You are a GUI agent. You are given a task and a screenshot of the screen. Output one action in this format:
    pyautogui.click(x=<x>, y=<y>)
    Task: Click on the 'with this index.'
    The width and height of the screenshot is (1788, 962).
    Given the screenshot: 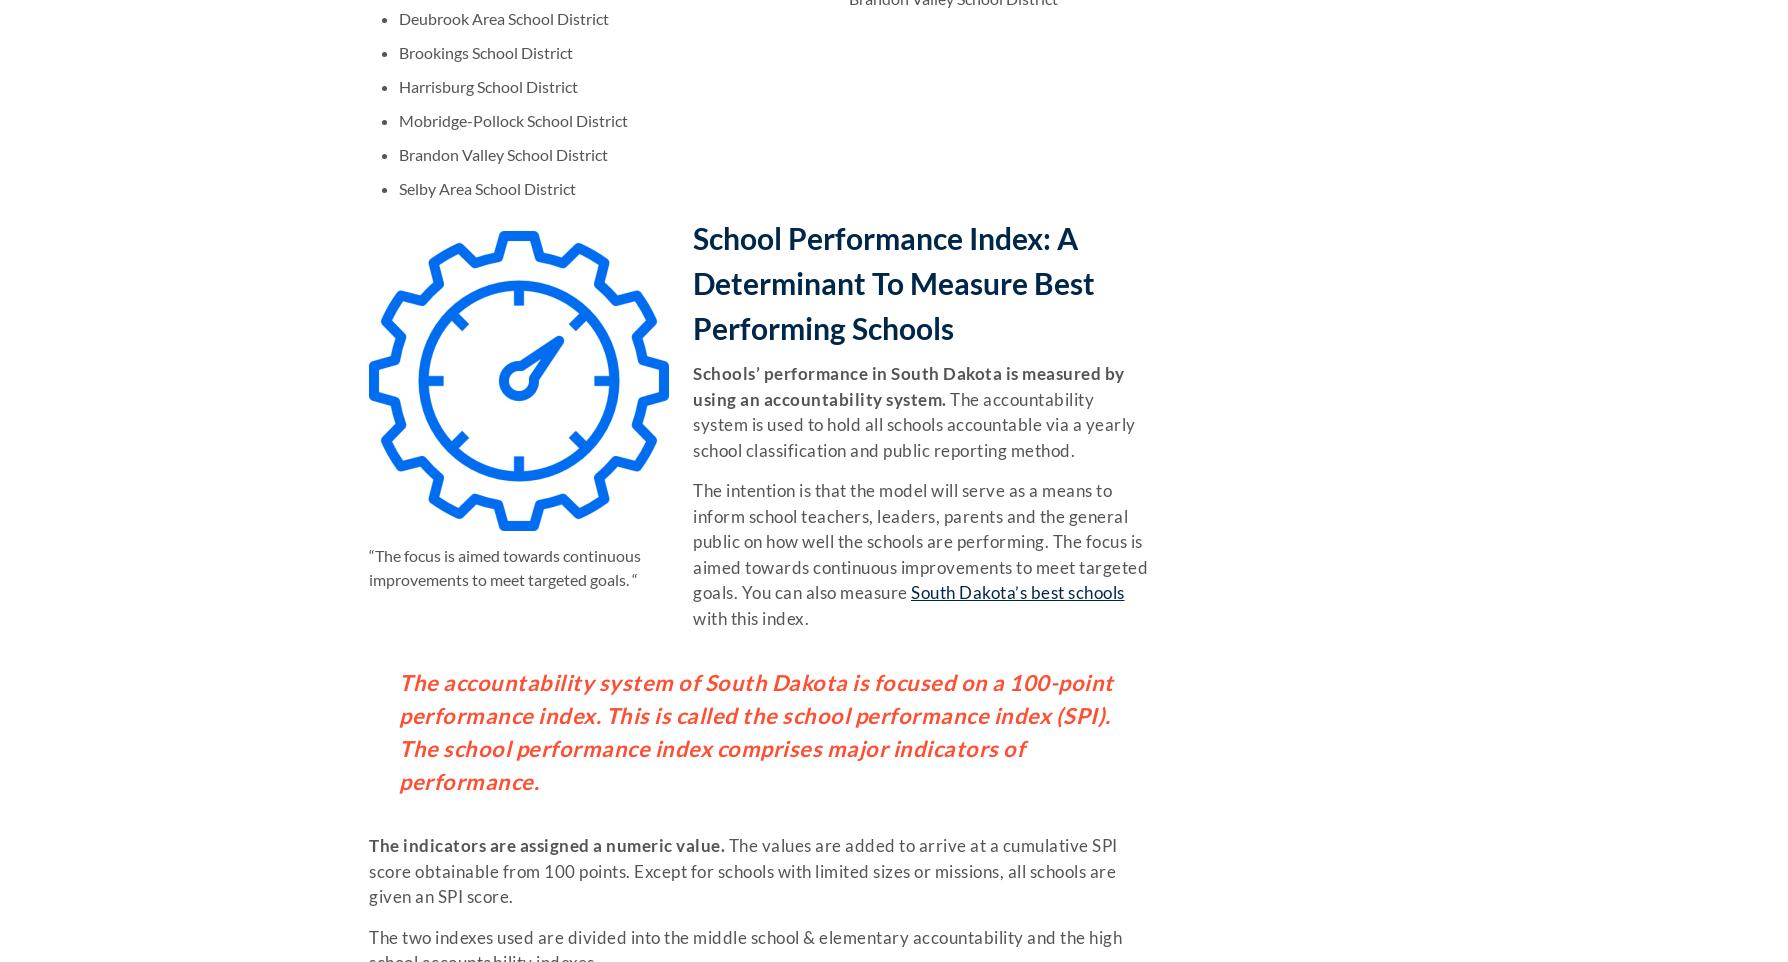 What is the action you would take?
    pyautogui.click(x=692, y=616)
    